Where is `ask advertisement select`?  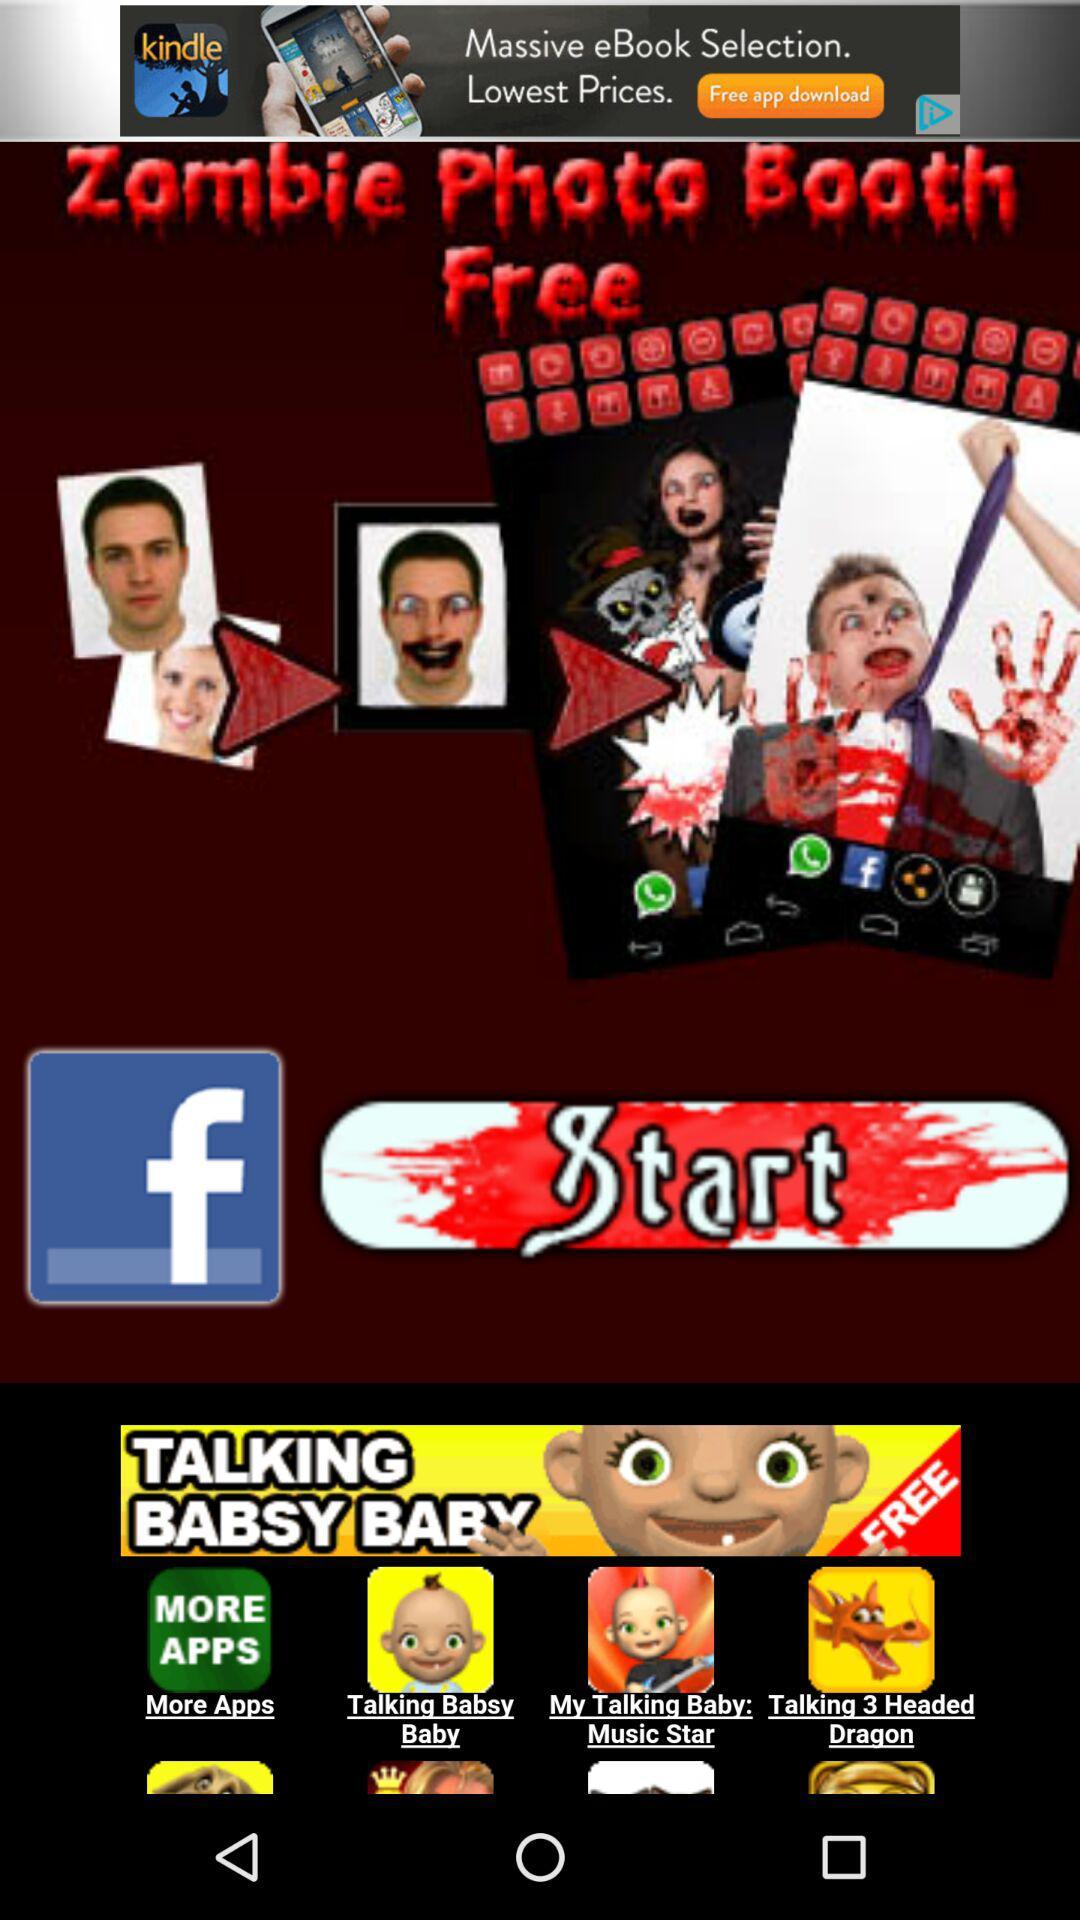
ask advertisement select is located at coordinates (540, 1597).